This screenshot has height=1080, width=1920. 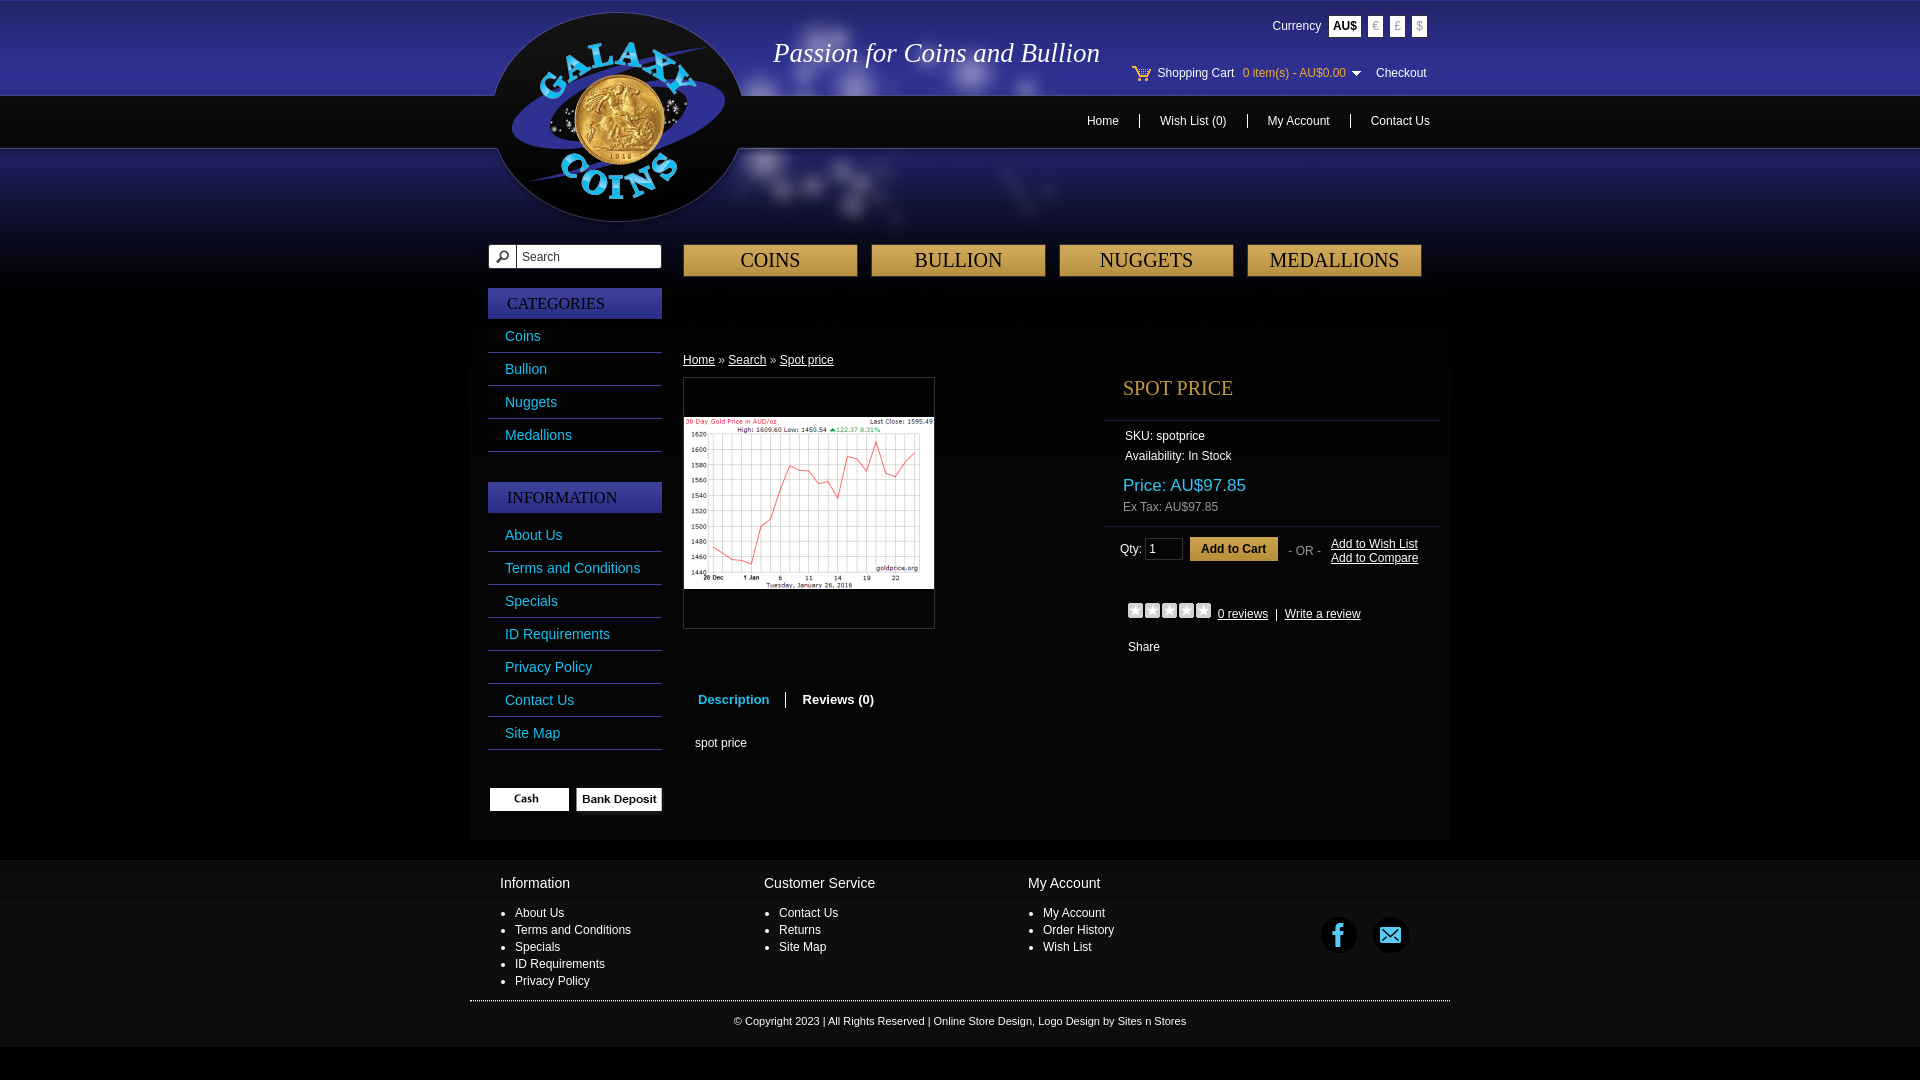 I want to click on 'Share', so click(x=1143, y=647).